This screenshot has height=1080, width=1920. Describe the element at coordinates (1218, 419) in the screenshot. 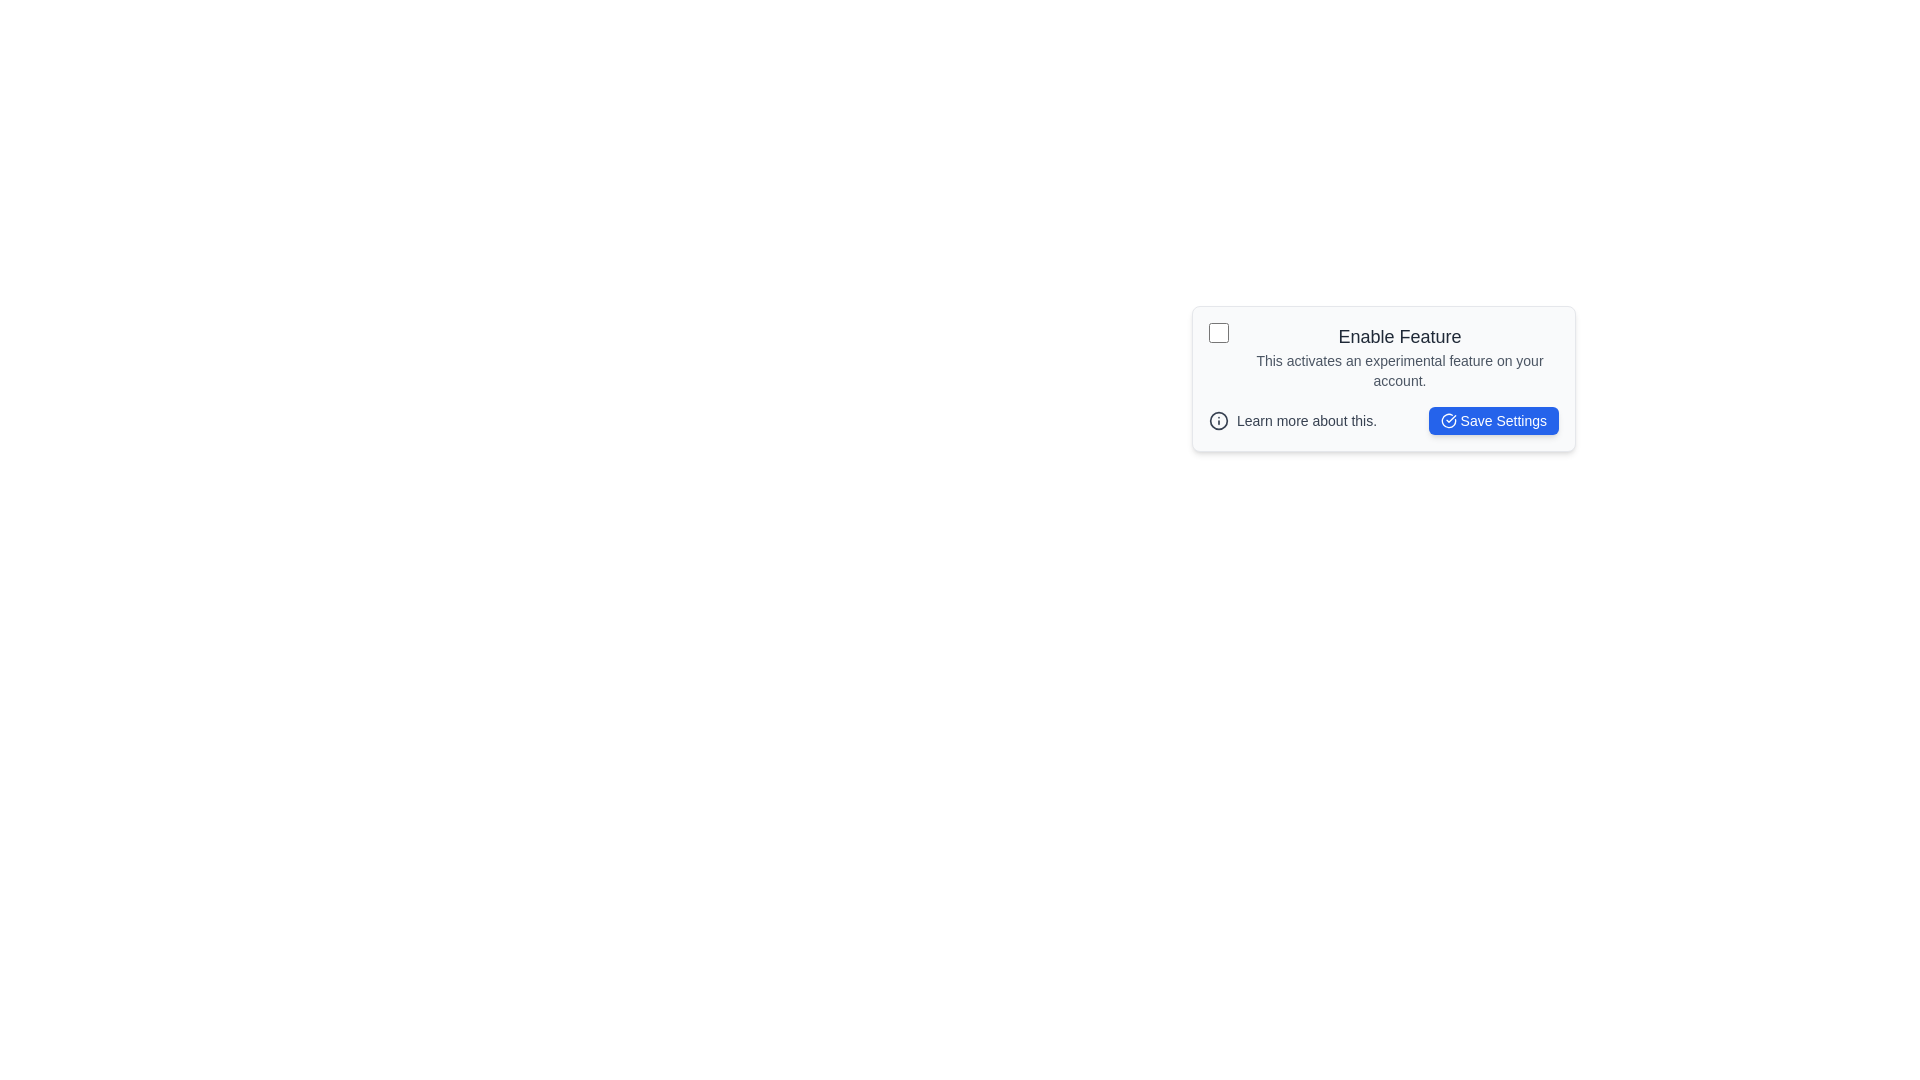

I see `the circular icon with an 'i' symbol, which is located to the left of the text 'Learn more about this.'` at that location.